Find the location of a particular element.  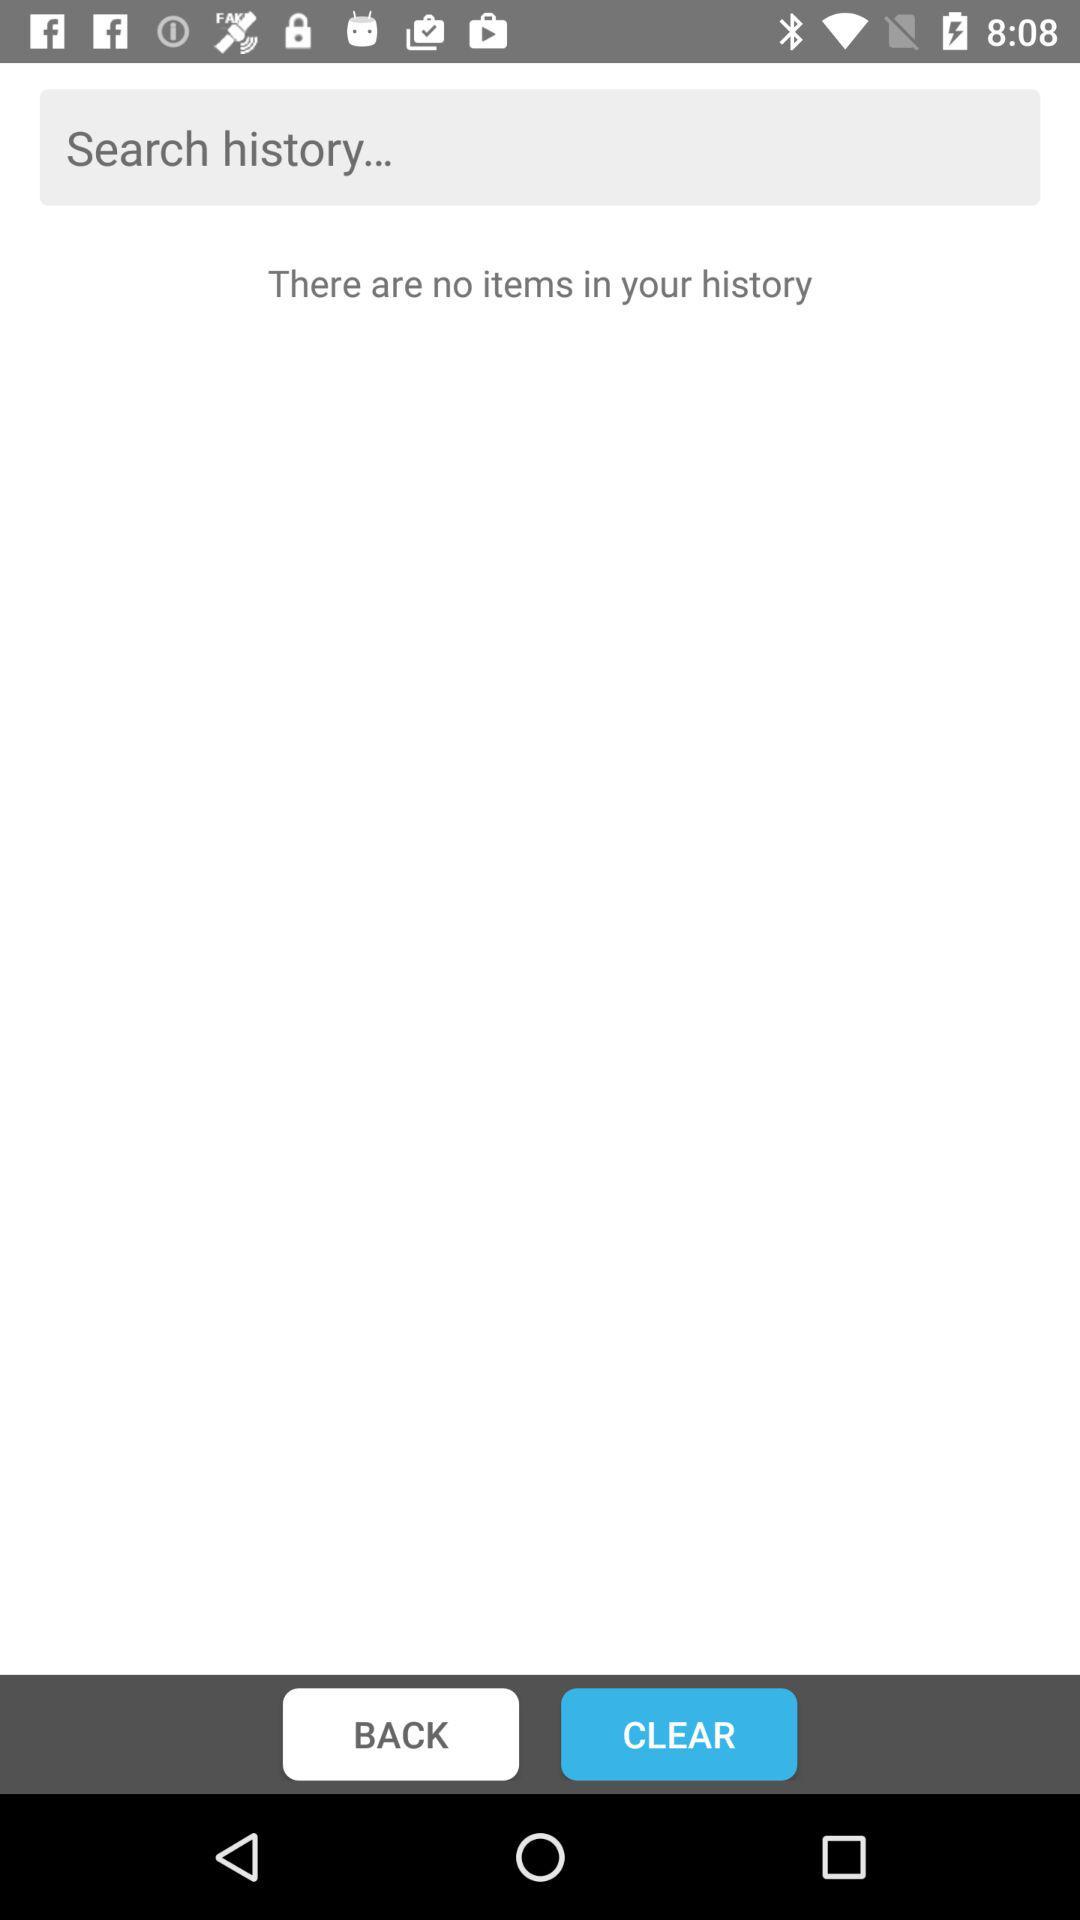

back icon is located at coordinates (400, 1733).